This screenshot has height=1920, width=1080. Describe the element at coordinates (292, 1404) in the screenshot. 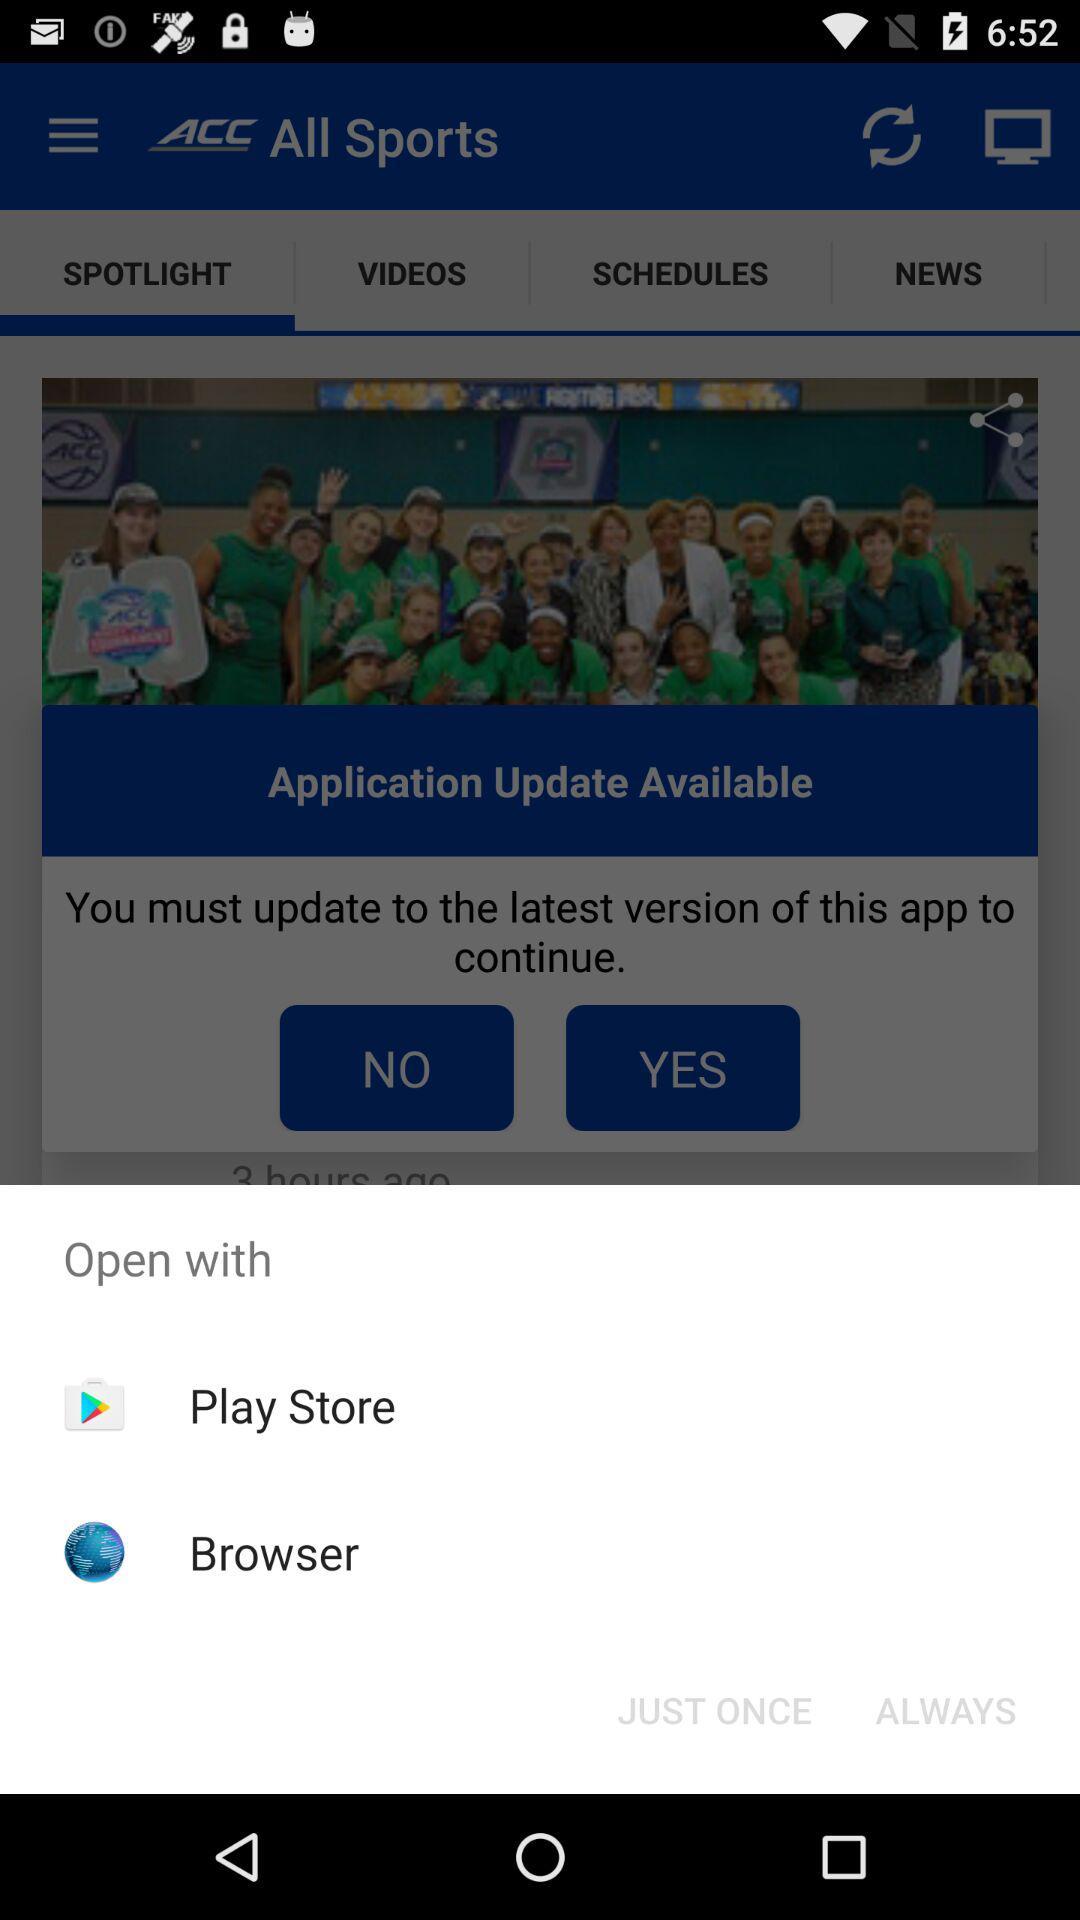

I see `the item above the browser` at that location.